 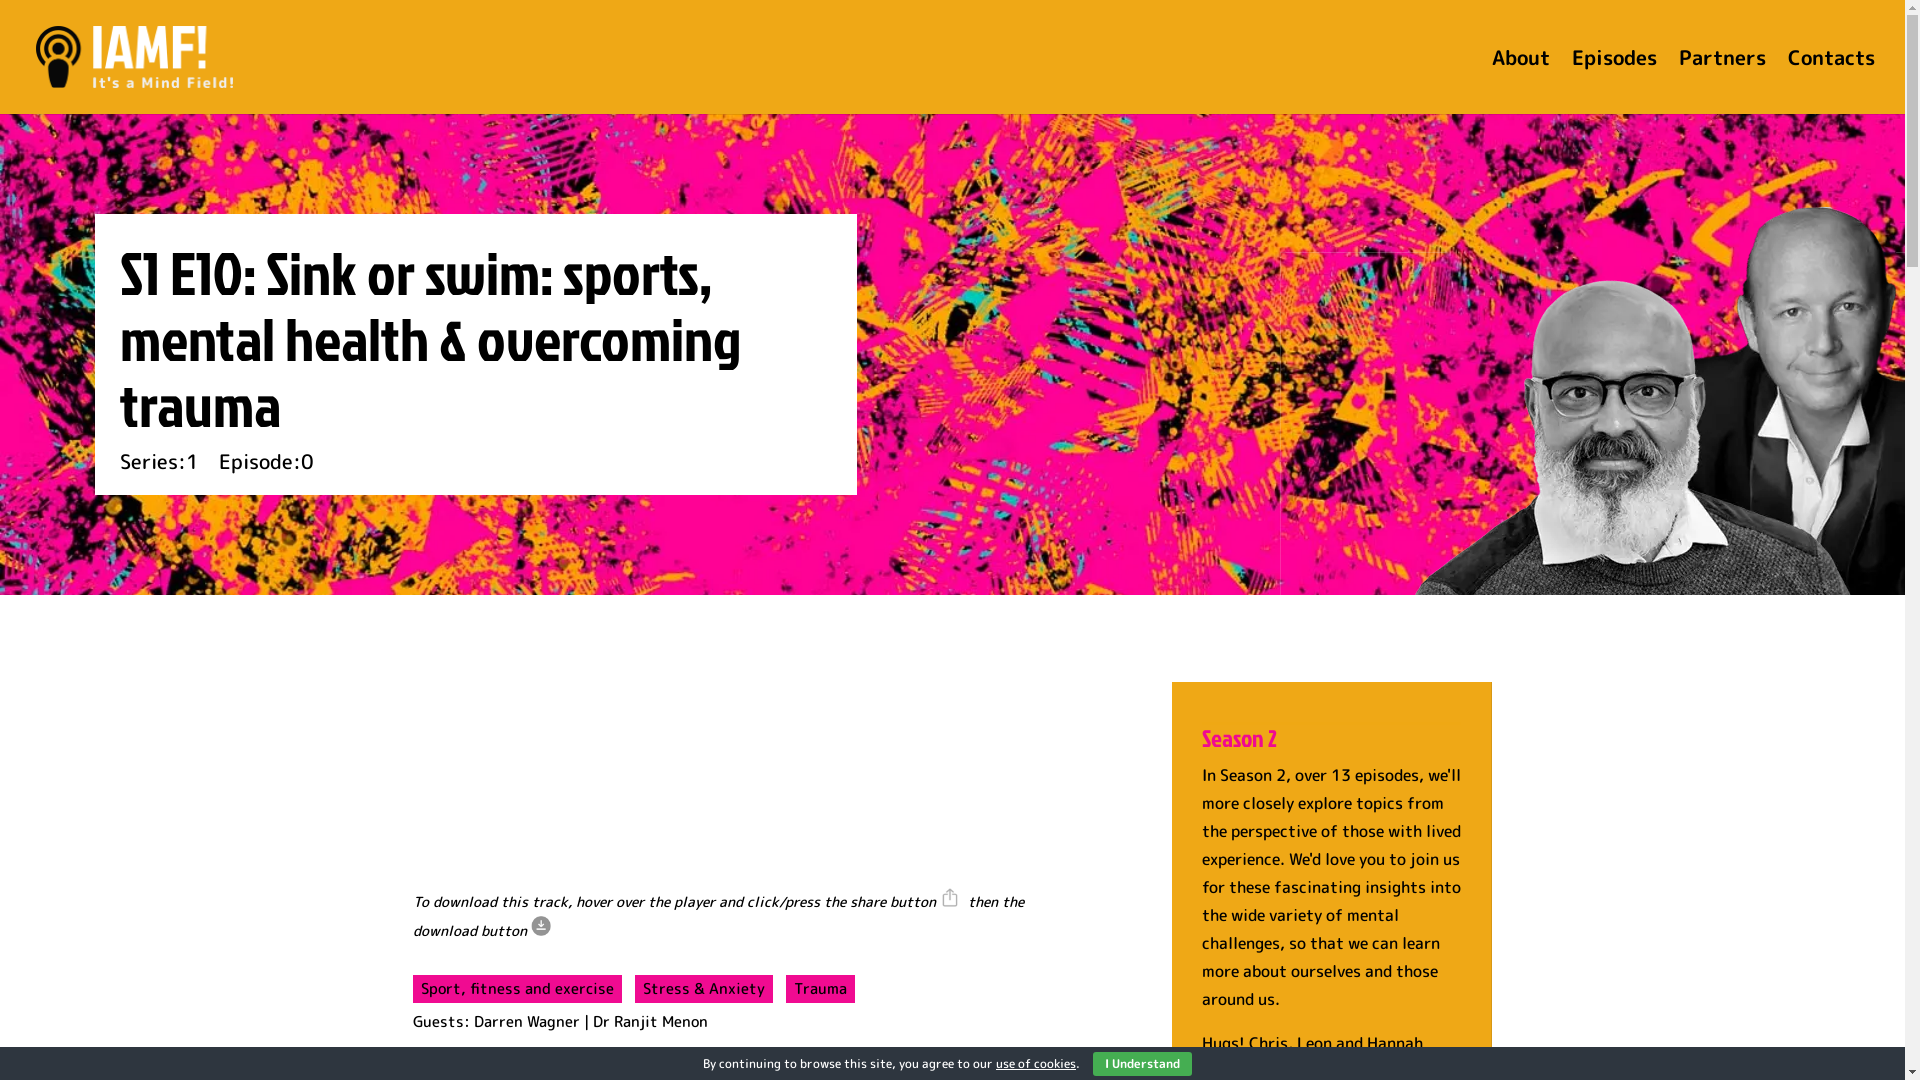 I want to click on 'use of cookies', so click(x=1036, y=1062).